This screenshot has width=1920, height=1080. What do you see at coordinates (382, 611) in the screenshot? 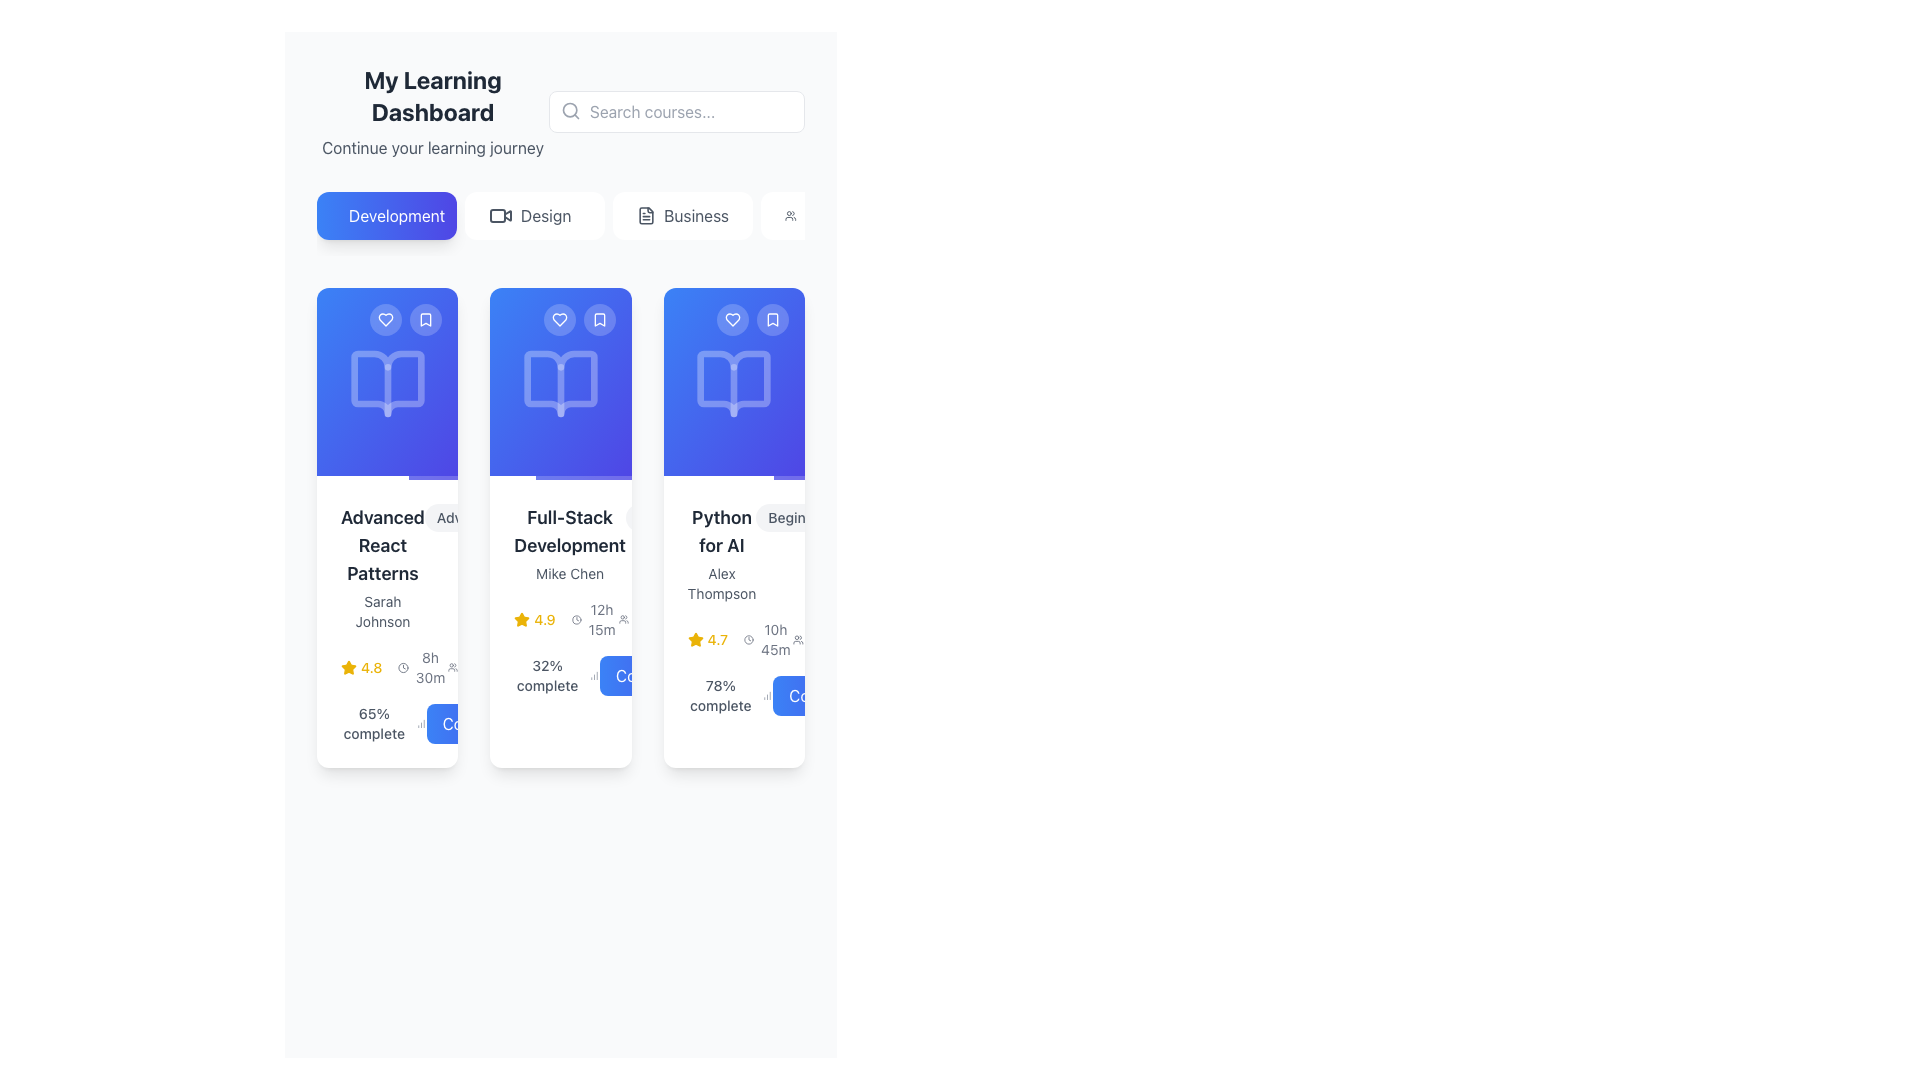
I see `the Text label displaying the author's name associated with the 'Advanced React Patterns' course, located directly underneath the course title in the first column of the grid layout` at bounding box center [382, 611].